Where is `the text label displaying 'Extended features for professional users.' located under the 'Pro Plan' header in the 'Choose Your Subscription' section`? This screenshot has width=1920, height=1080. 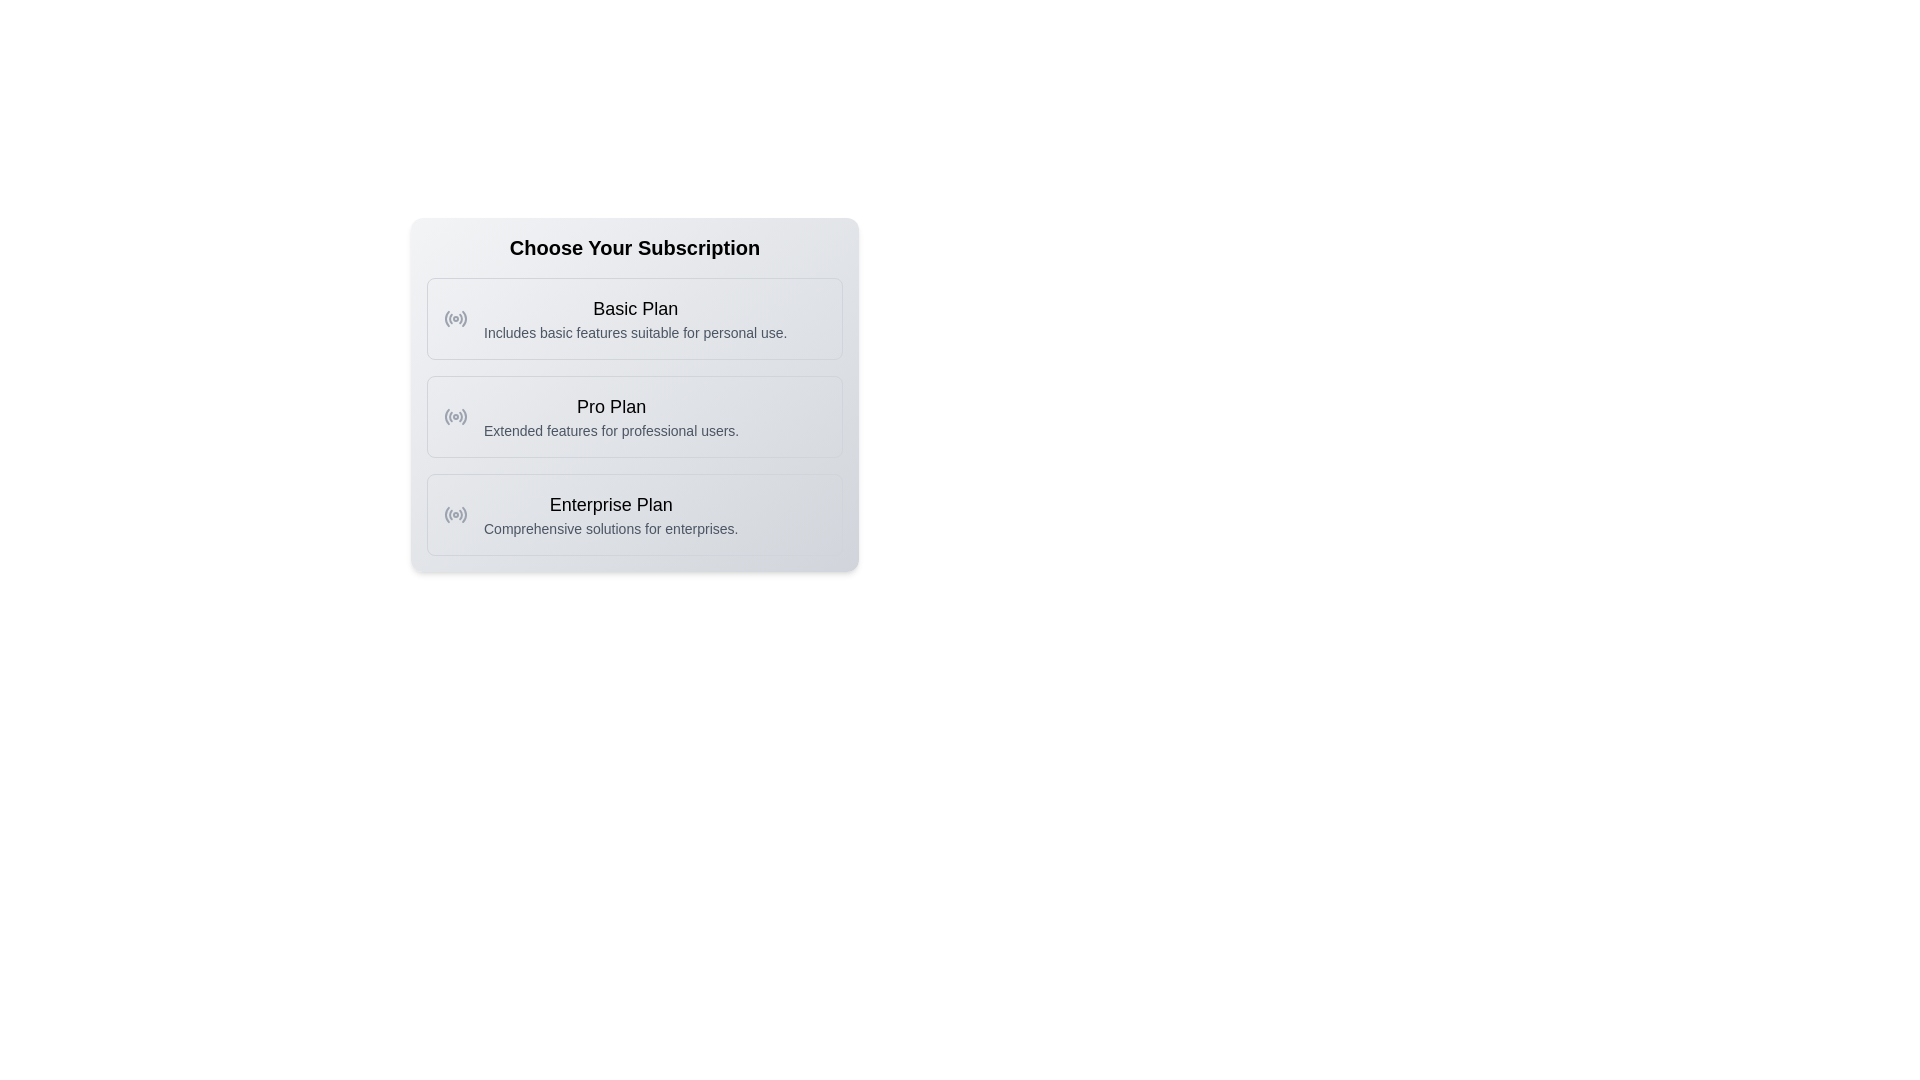
the text label displaying 'Extended features for professional users.' located under the 'Pro Plan' header in the 'Choose Your Subscription' section is located at coordinates (610, 430).